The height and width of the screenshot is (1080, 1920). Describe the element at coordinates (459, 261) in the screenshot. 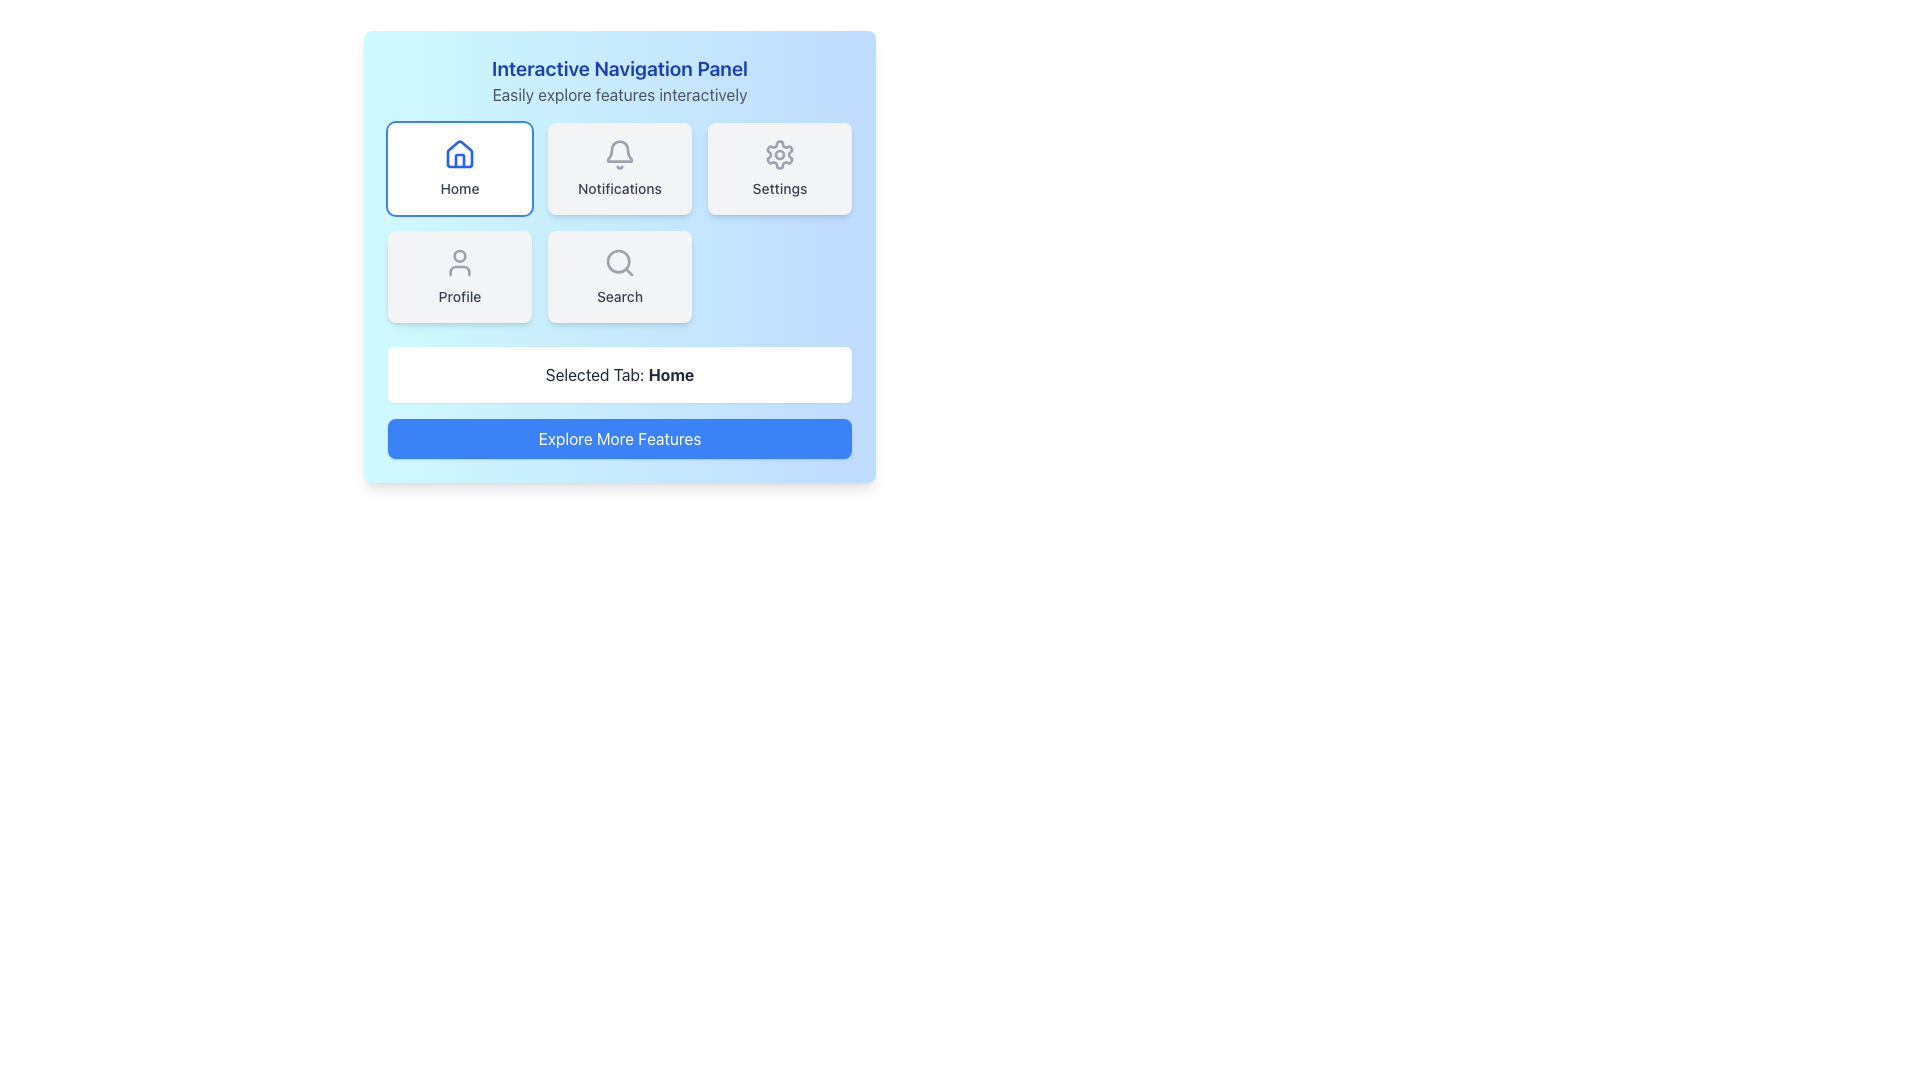

I see `the user icon, which is styled with a circular head and curved shoulders, located in the 'Profile' button group at the top-center of a four-button navigation panel` at that location.